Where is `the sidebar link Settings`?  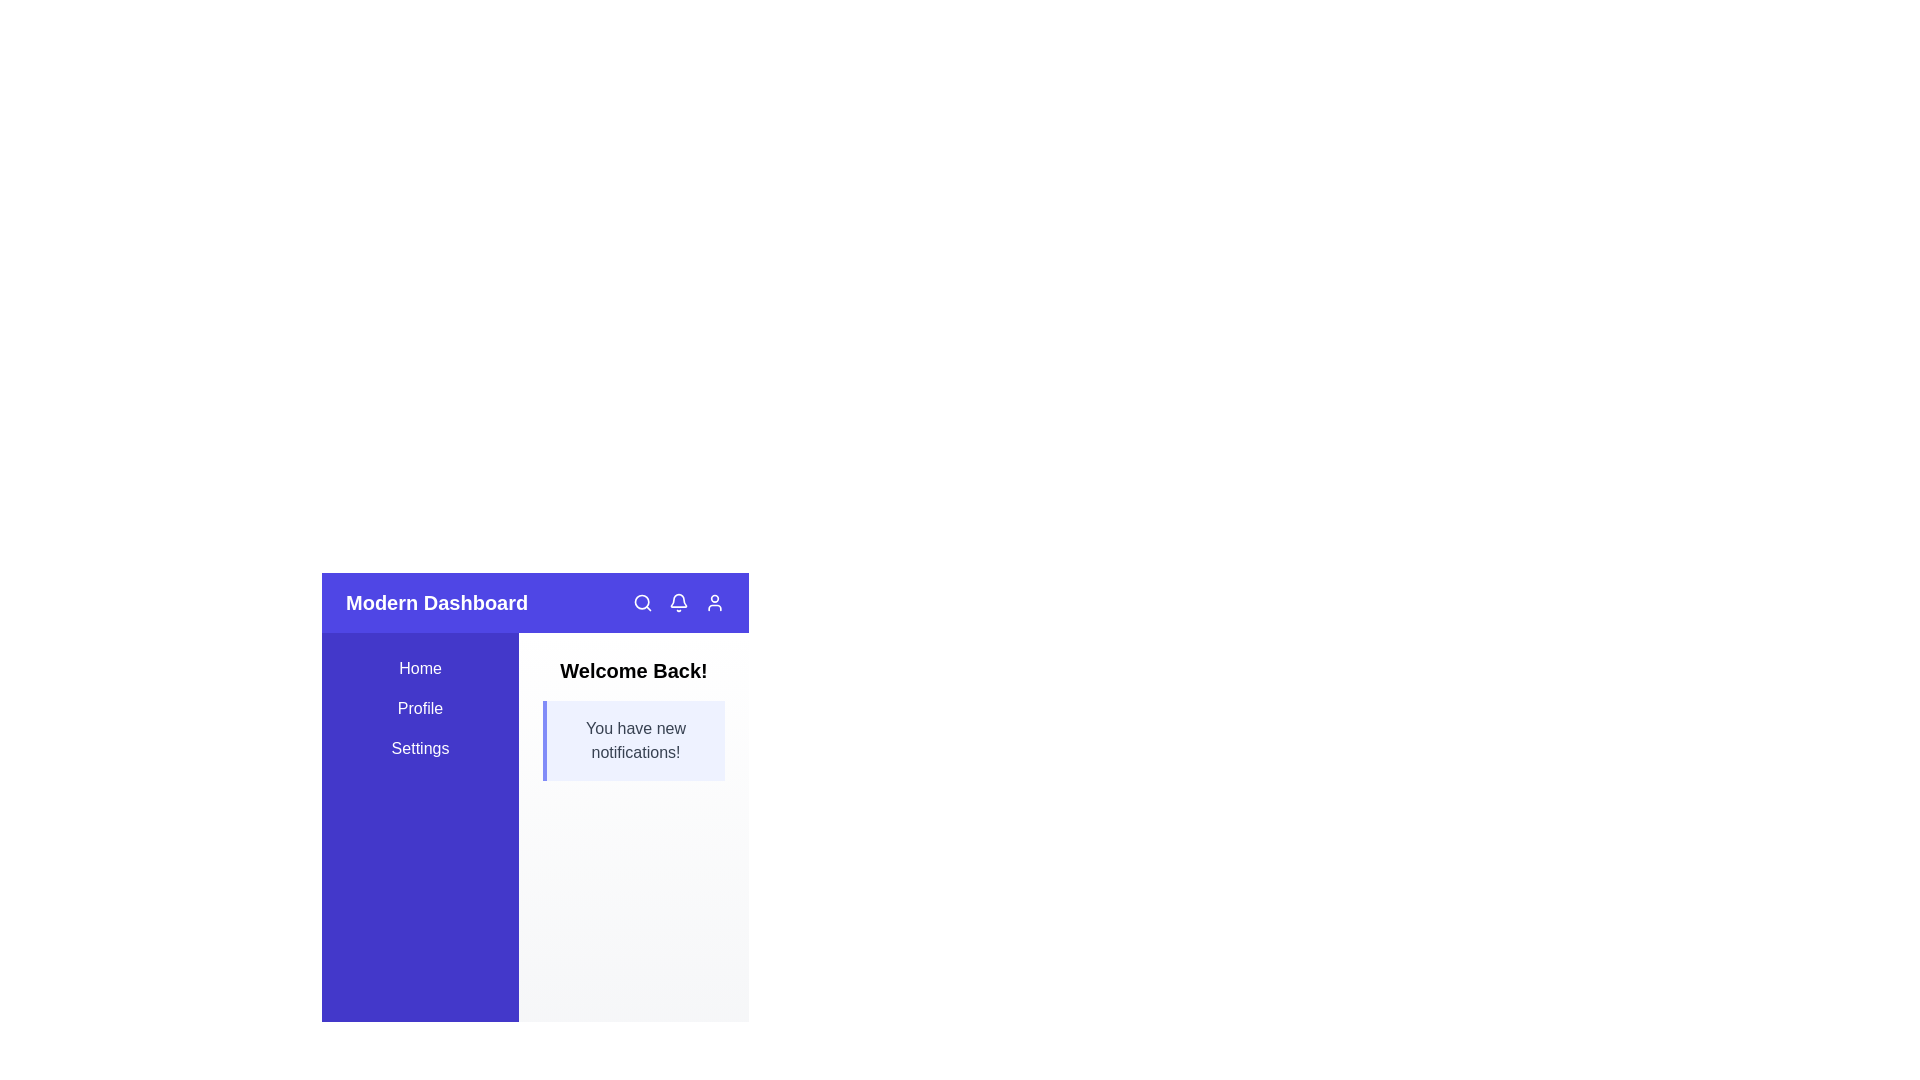 the sidebar link Settings is located at coordinates (419, 748).